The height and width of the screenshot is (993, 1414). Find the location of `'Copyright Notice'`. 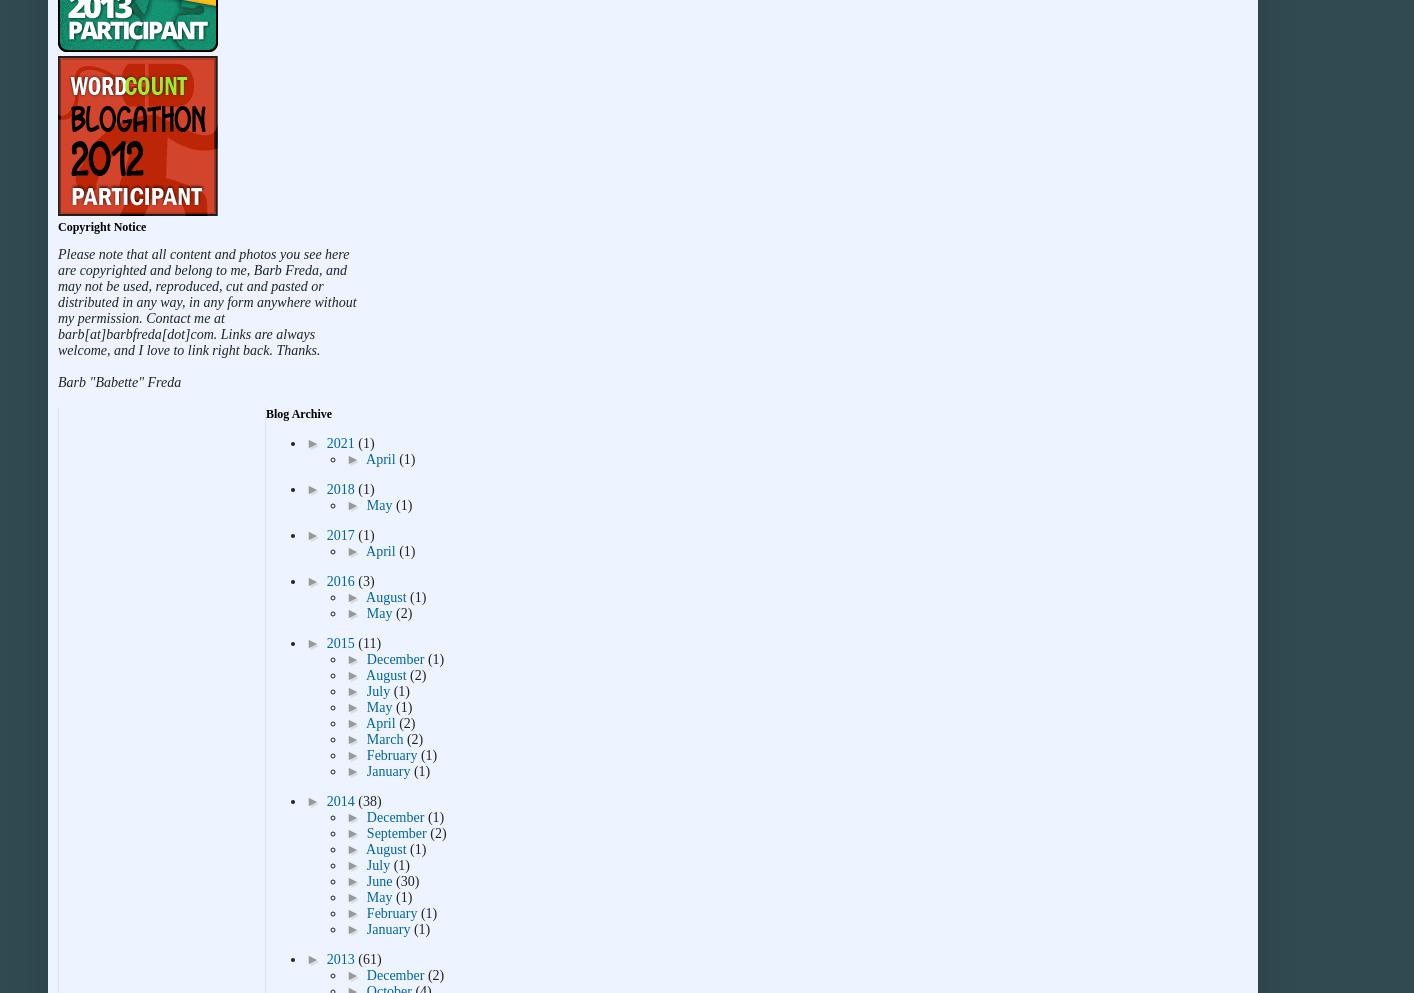

'Copyright Notice' is located at coordinates (101, 226).